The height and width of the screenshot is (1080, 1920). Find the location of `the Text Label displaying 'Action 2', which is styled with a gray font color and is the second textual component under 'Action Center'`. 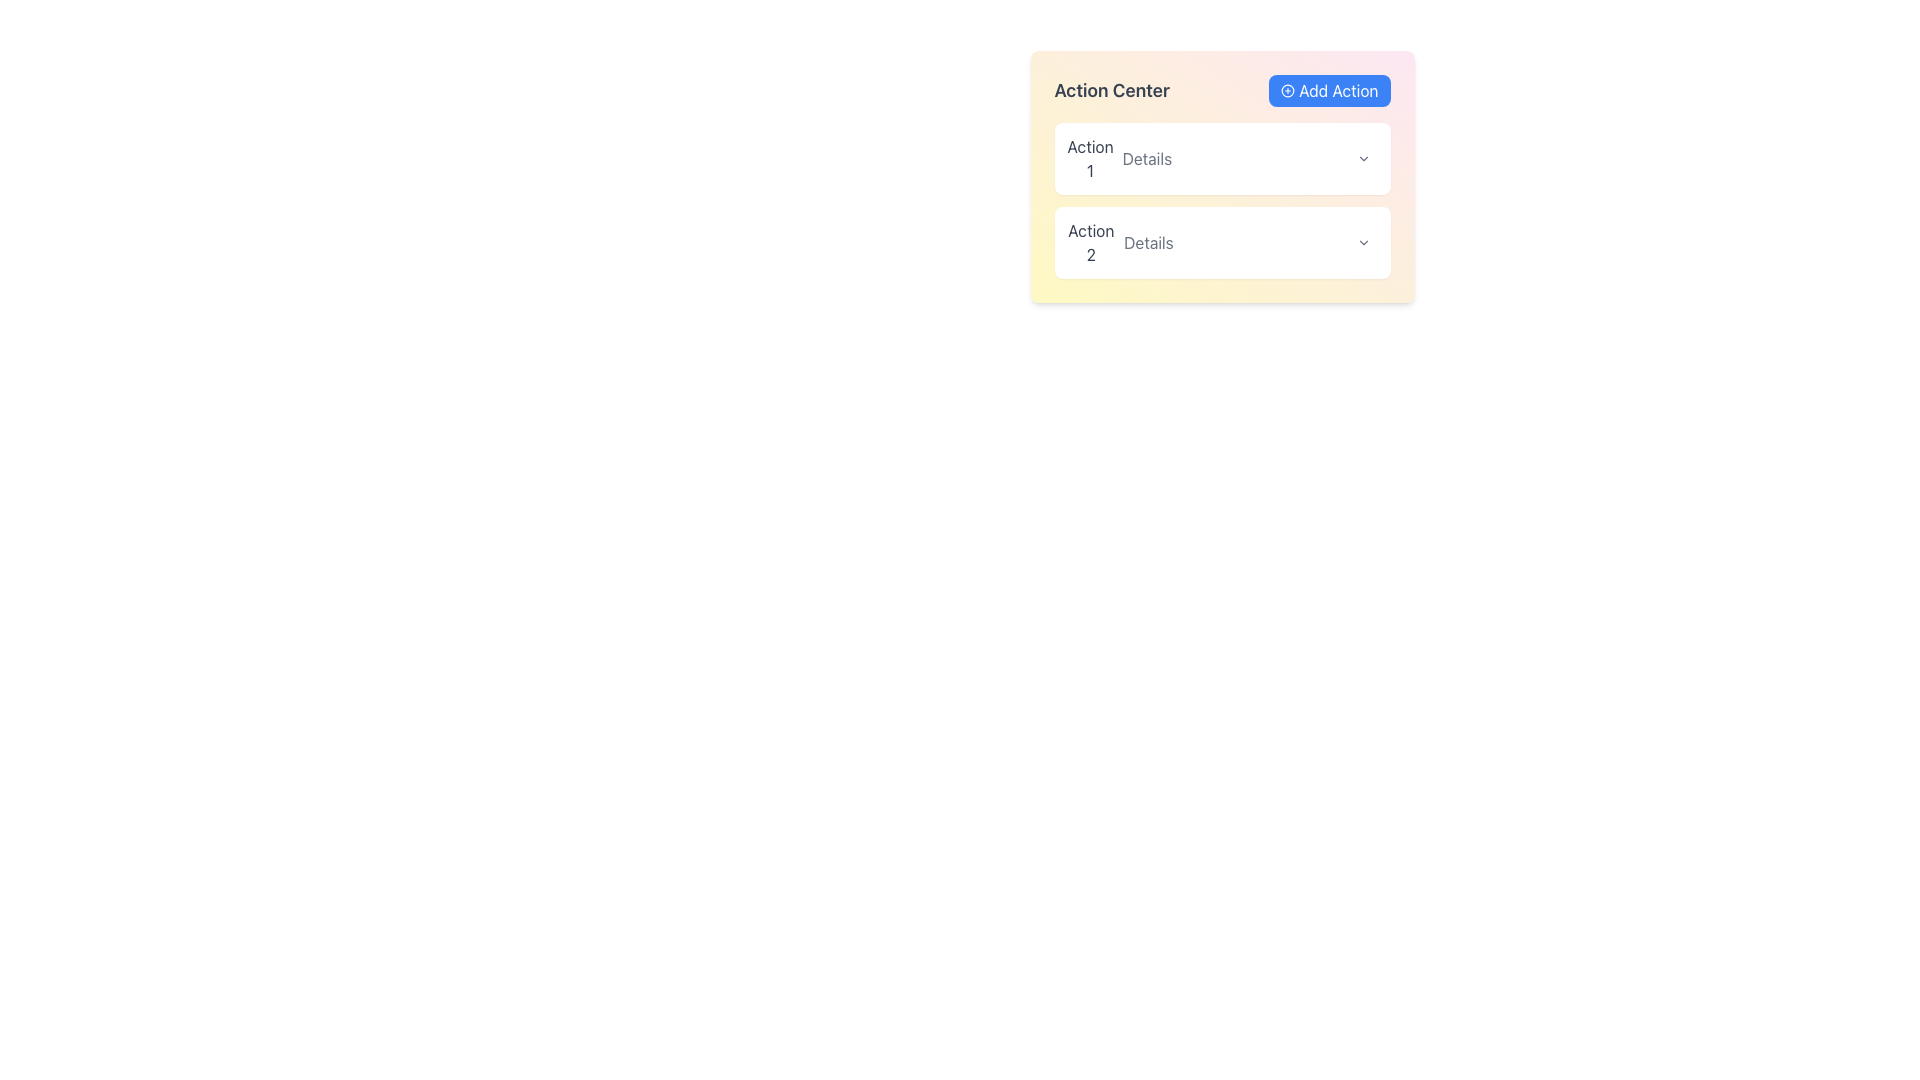

the Text Label displaying 'Action 2', which is styled with a gray font color and is the second textual component under 'Action Center' is located at coordinates (1090, 242).